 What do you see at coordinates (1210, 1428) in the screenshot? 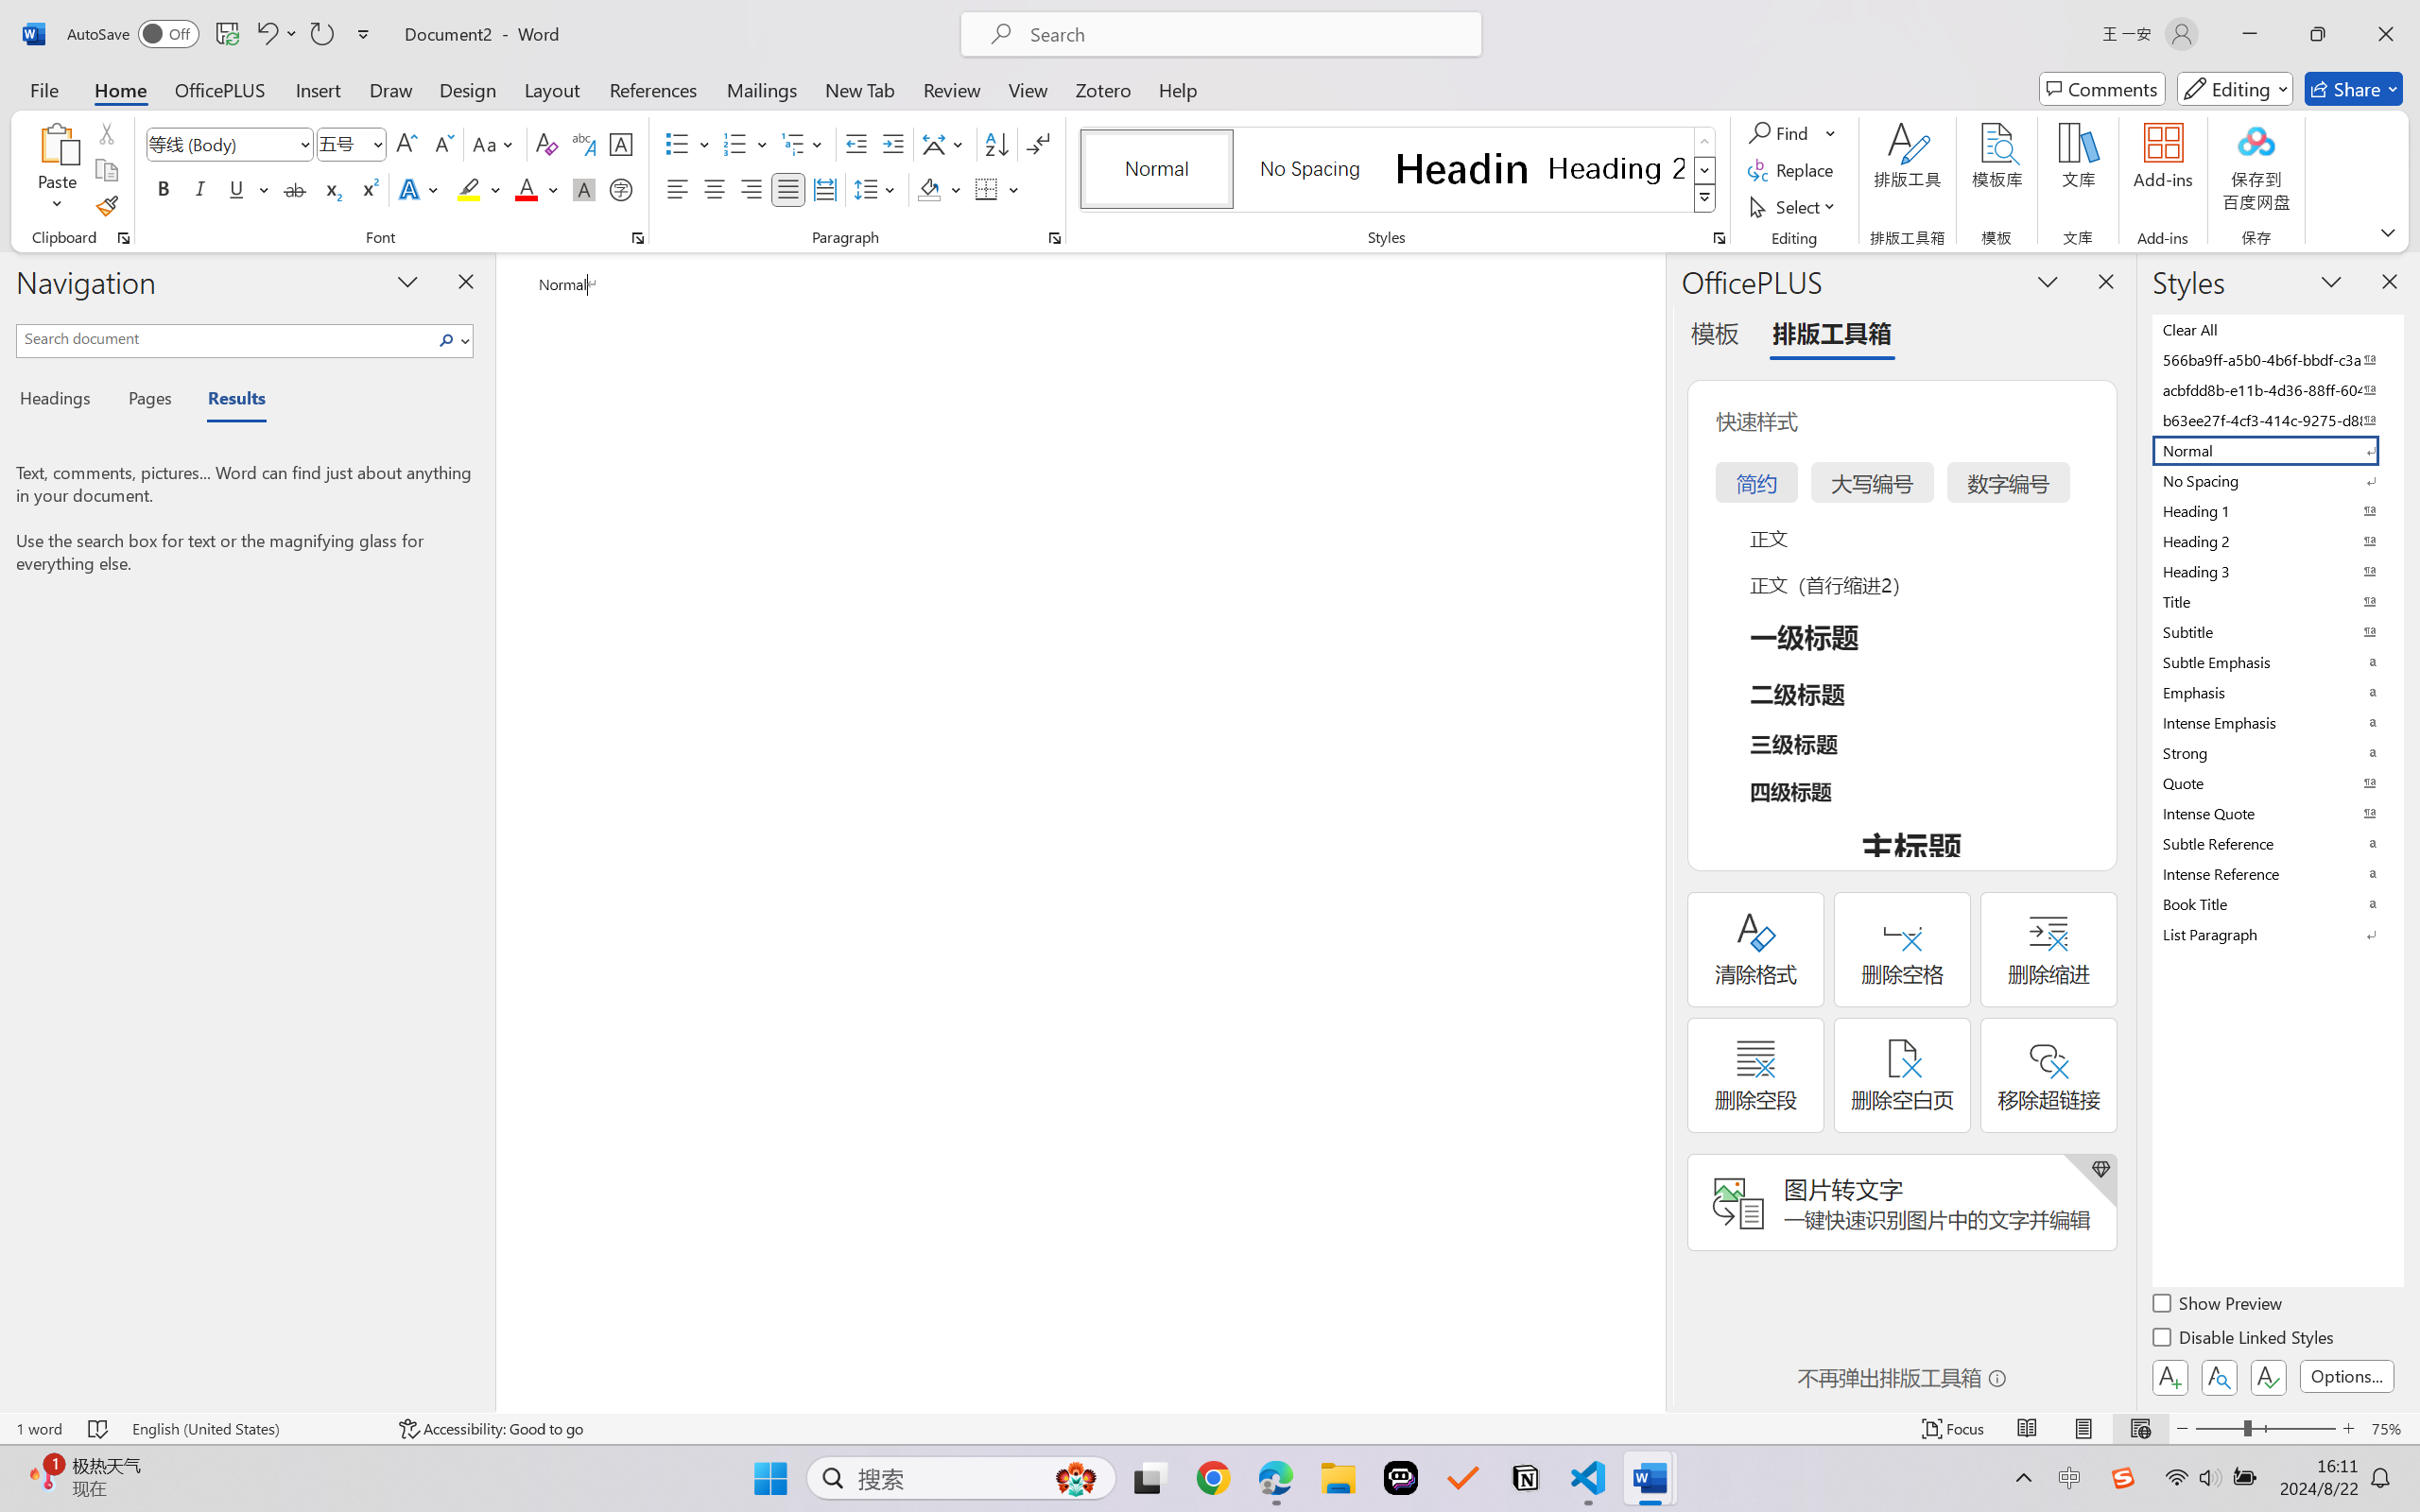
I see `'Class: MsoCommandBar'` at bounding box center [1210, 1428].